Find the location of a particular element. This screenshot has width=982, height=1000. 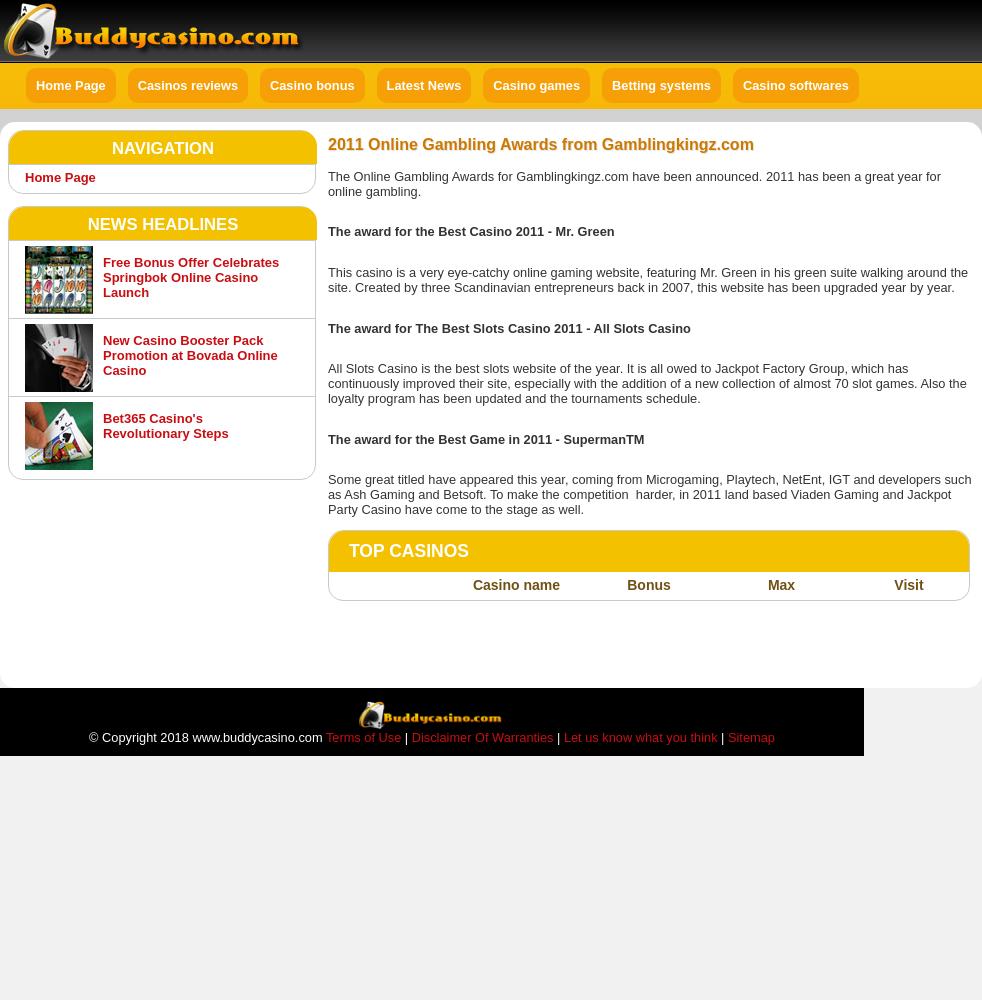

'Some great titled have appeared this year, coming from Microgaming, Playtech, NetEnt, IGT and developers such as Ash Gaming and Betsoft. To make the competition  harder, in 2011 land based Viaden Gaming and Jackpot Party Casino have come to the stage as well.' is located at coordinates (648, 493).